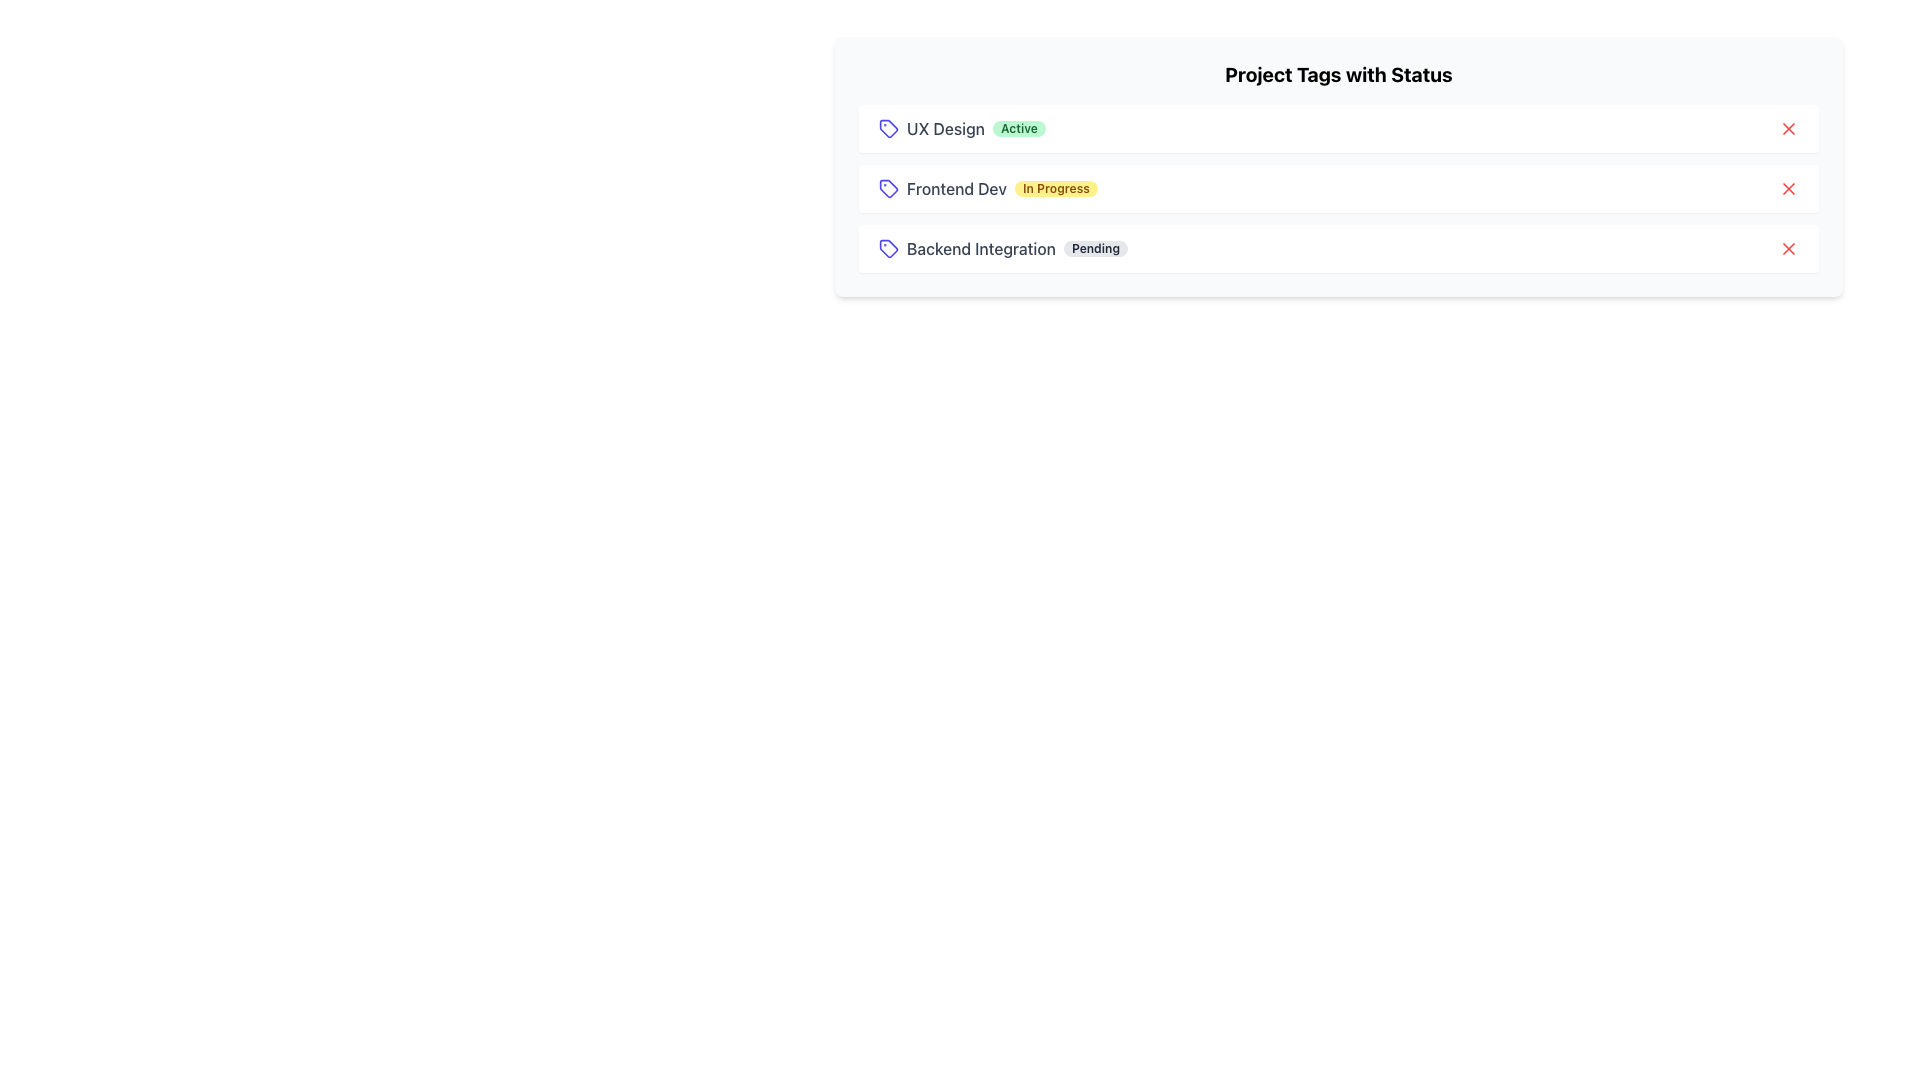 This screenshot has width=1920, height=1080. What do you see at coordinates (887, 248) in the screenshot?
I see `the visual icon indicating the 'Backend Integration' item in the project statuses list, located at the far left of the row` at bounding box center [887, 248].